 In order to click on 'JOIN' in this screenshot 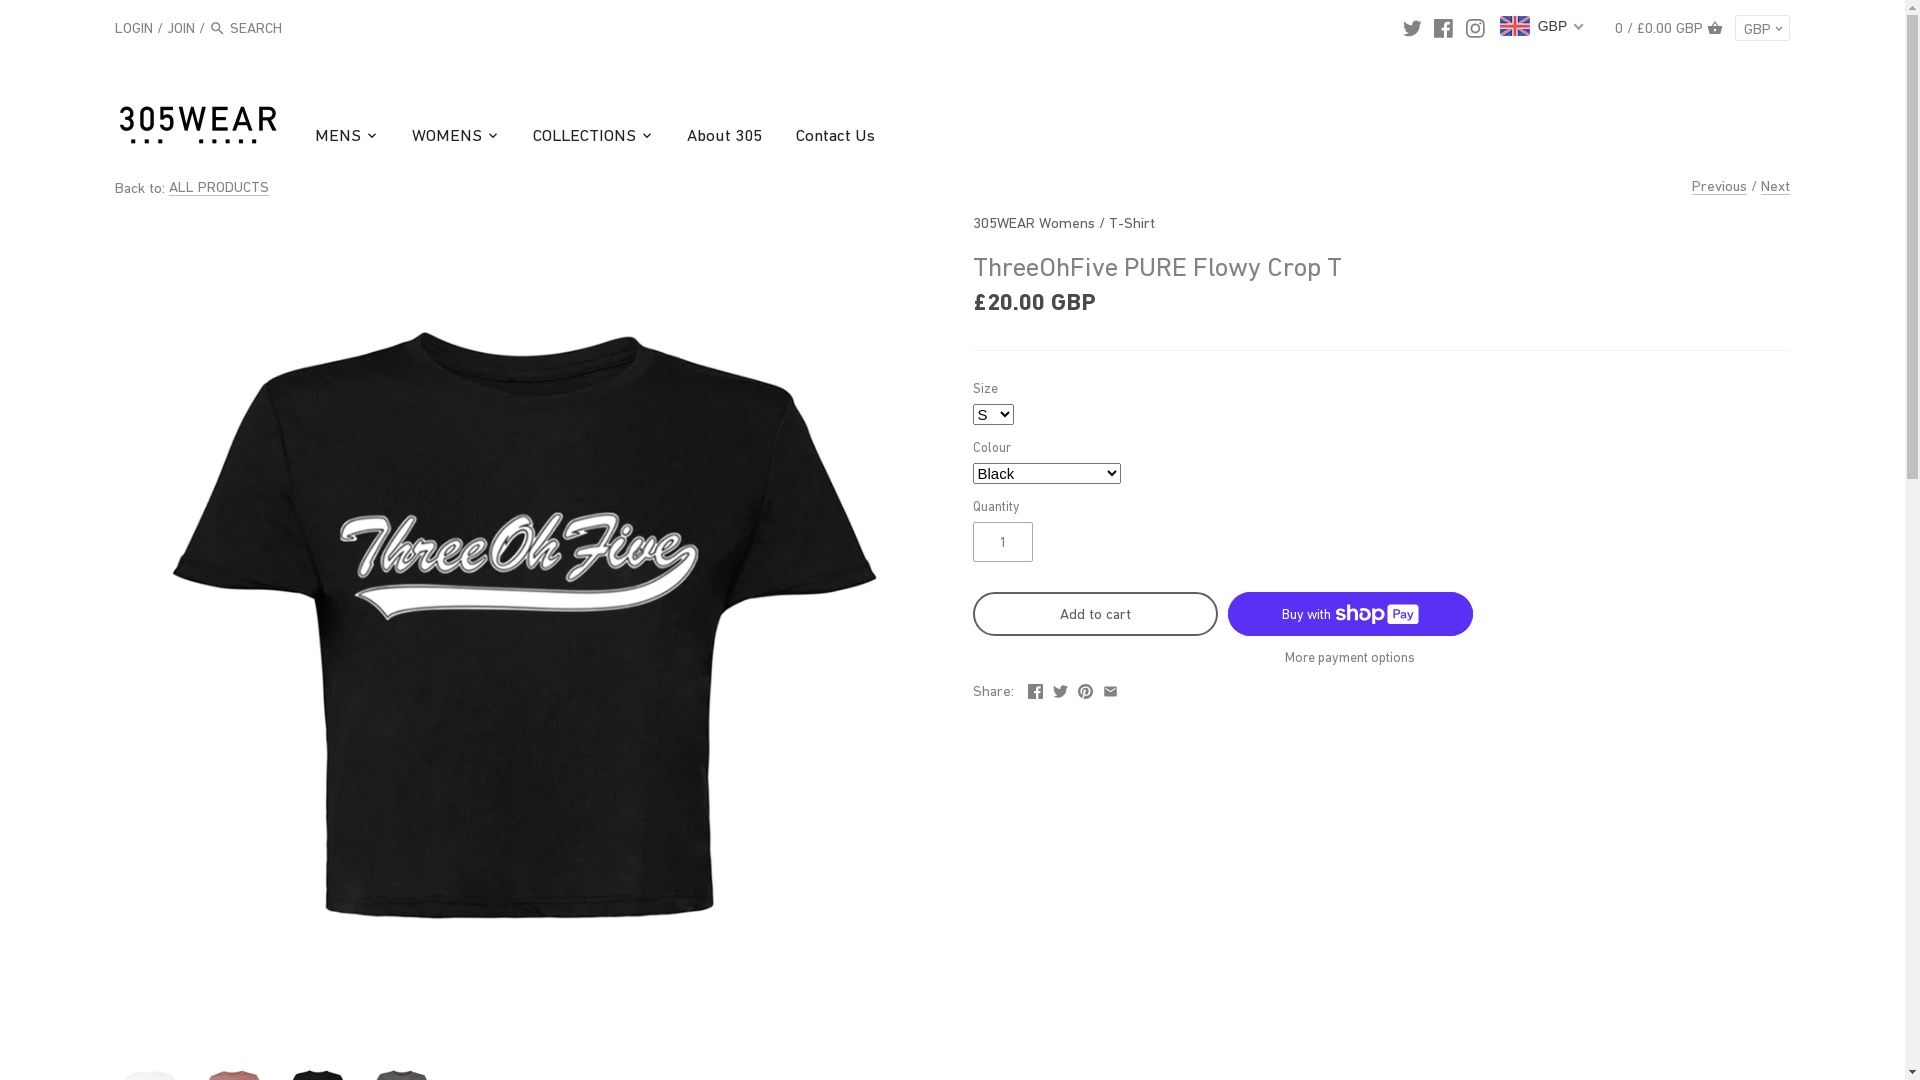, I will do `click(181, 26)`.